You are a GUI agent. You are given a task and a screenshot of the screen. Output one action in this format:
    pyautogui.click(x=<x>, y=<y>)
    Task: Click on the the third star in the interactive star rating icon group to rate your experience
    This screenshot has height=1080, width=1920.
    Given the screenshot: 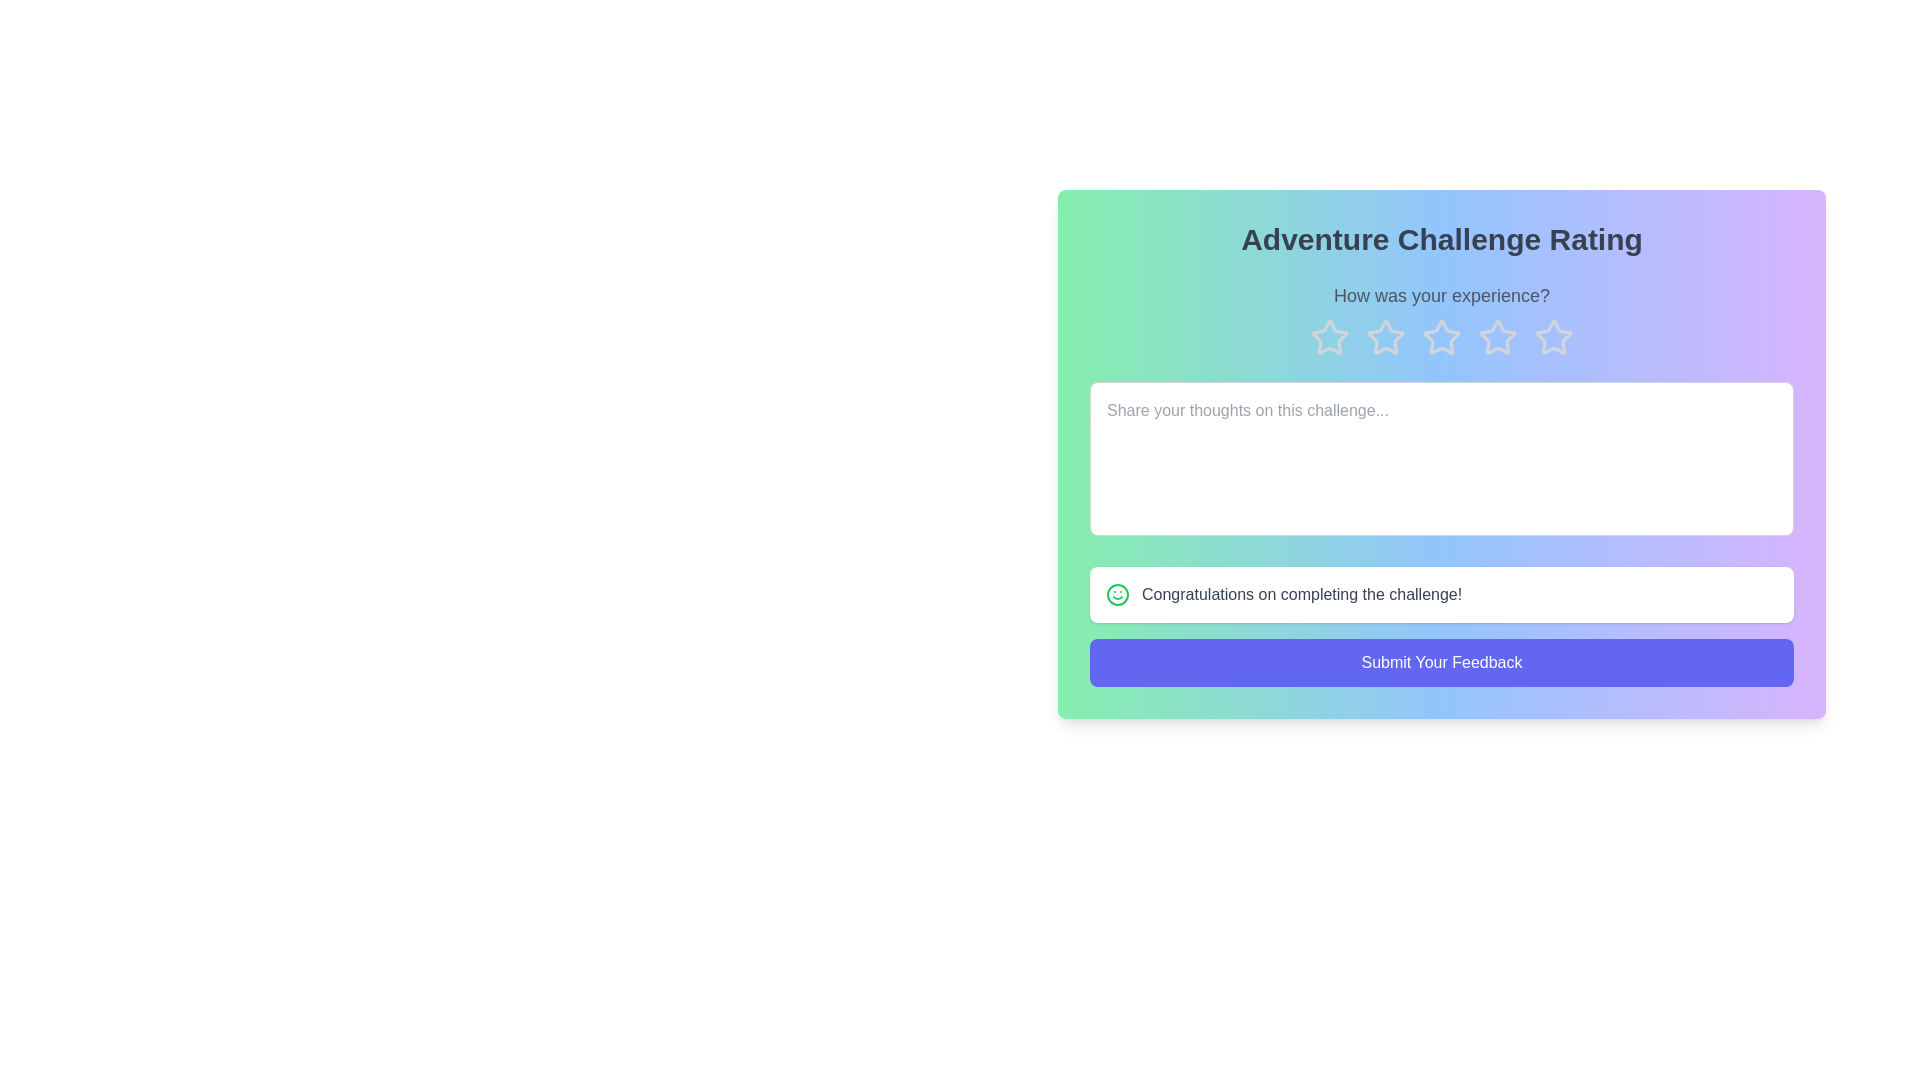 What is the action you would take?
    pyautogui.click(x=1441, y=337)
    